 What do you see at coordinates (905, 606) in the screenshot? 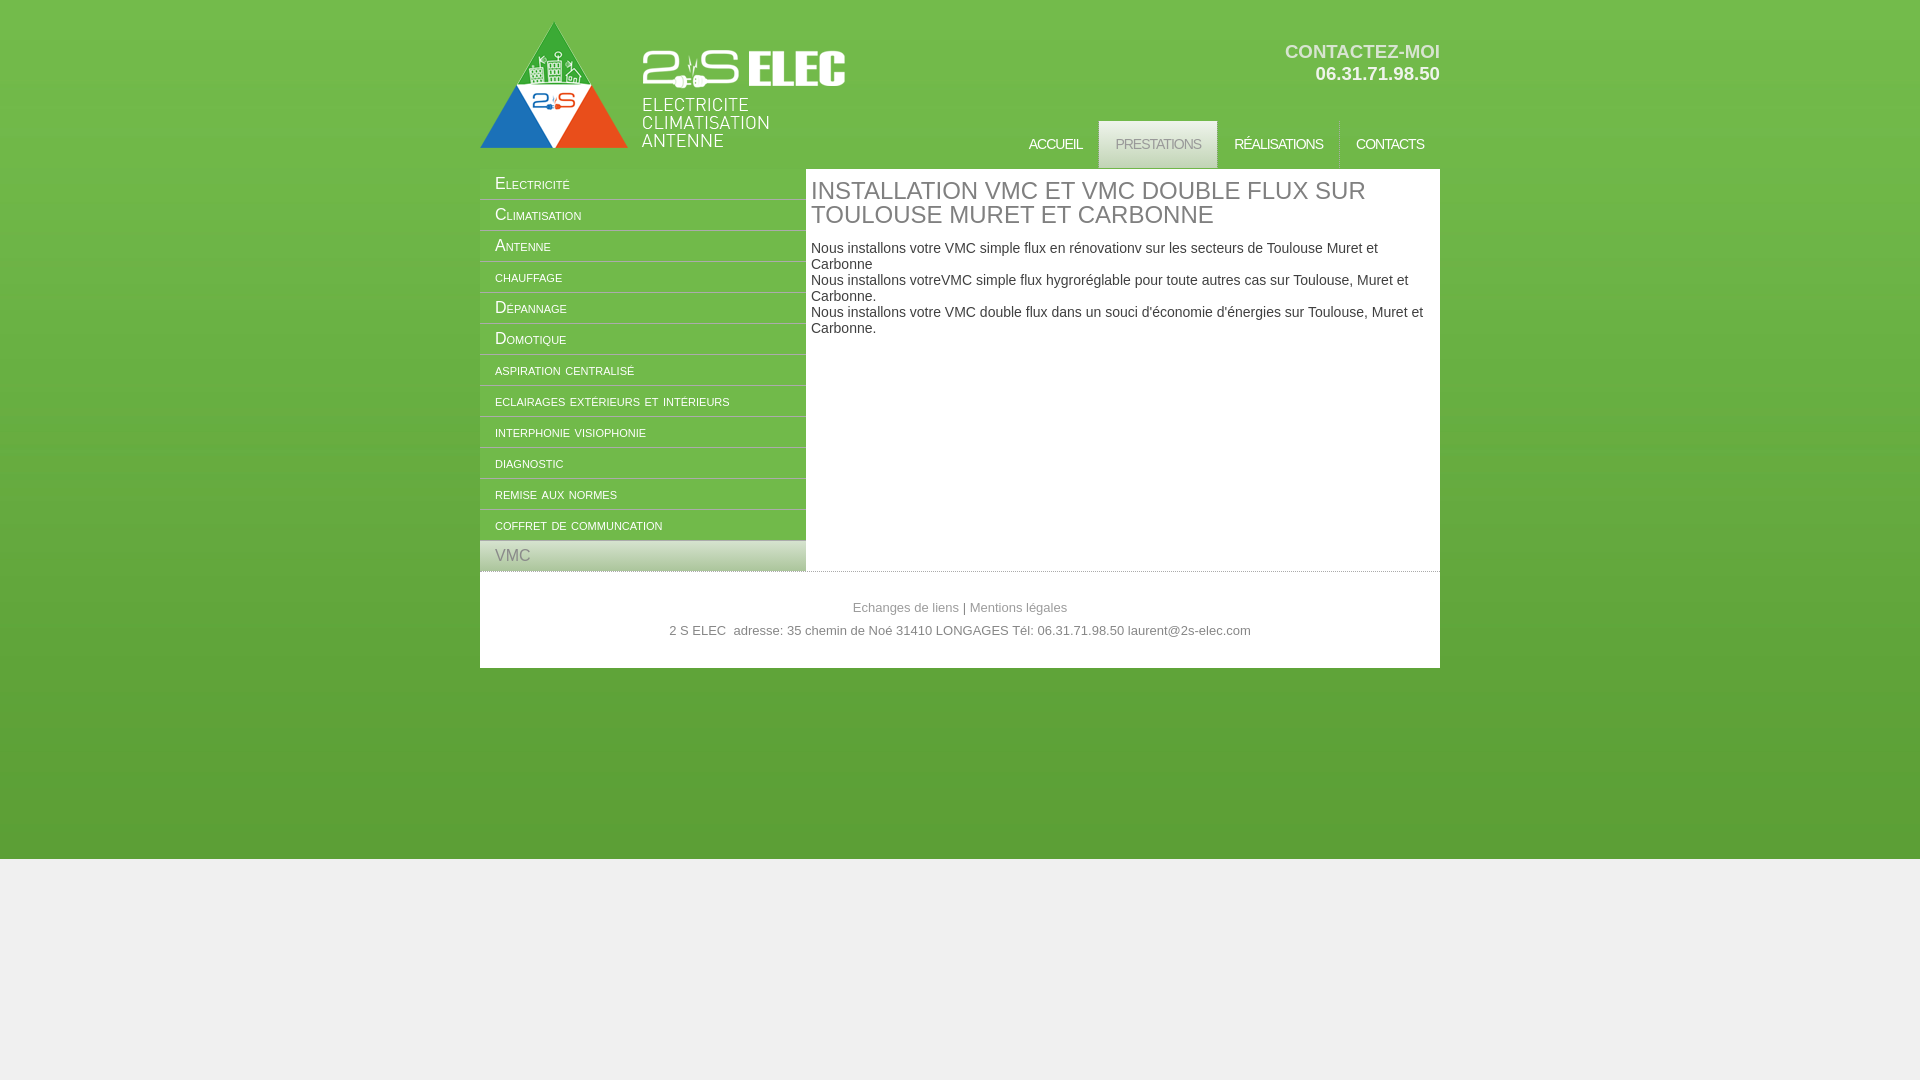
I see `'Echanges de liens'` at bounding box center [905, 606].